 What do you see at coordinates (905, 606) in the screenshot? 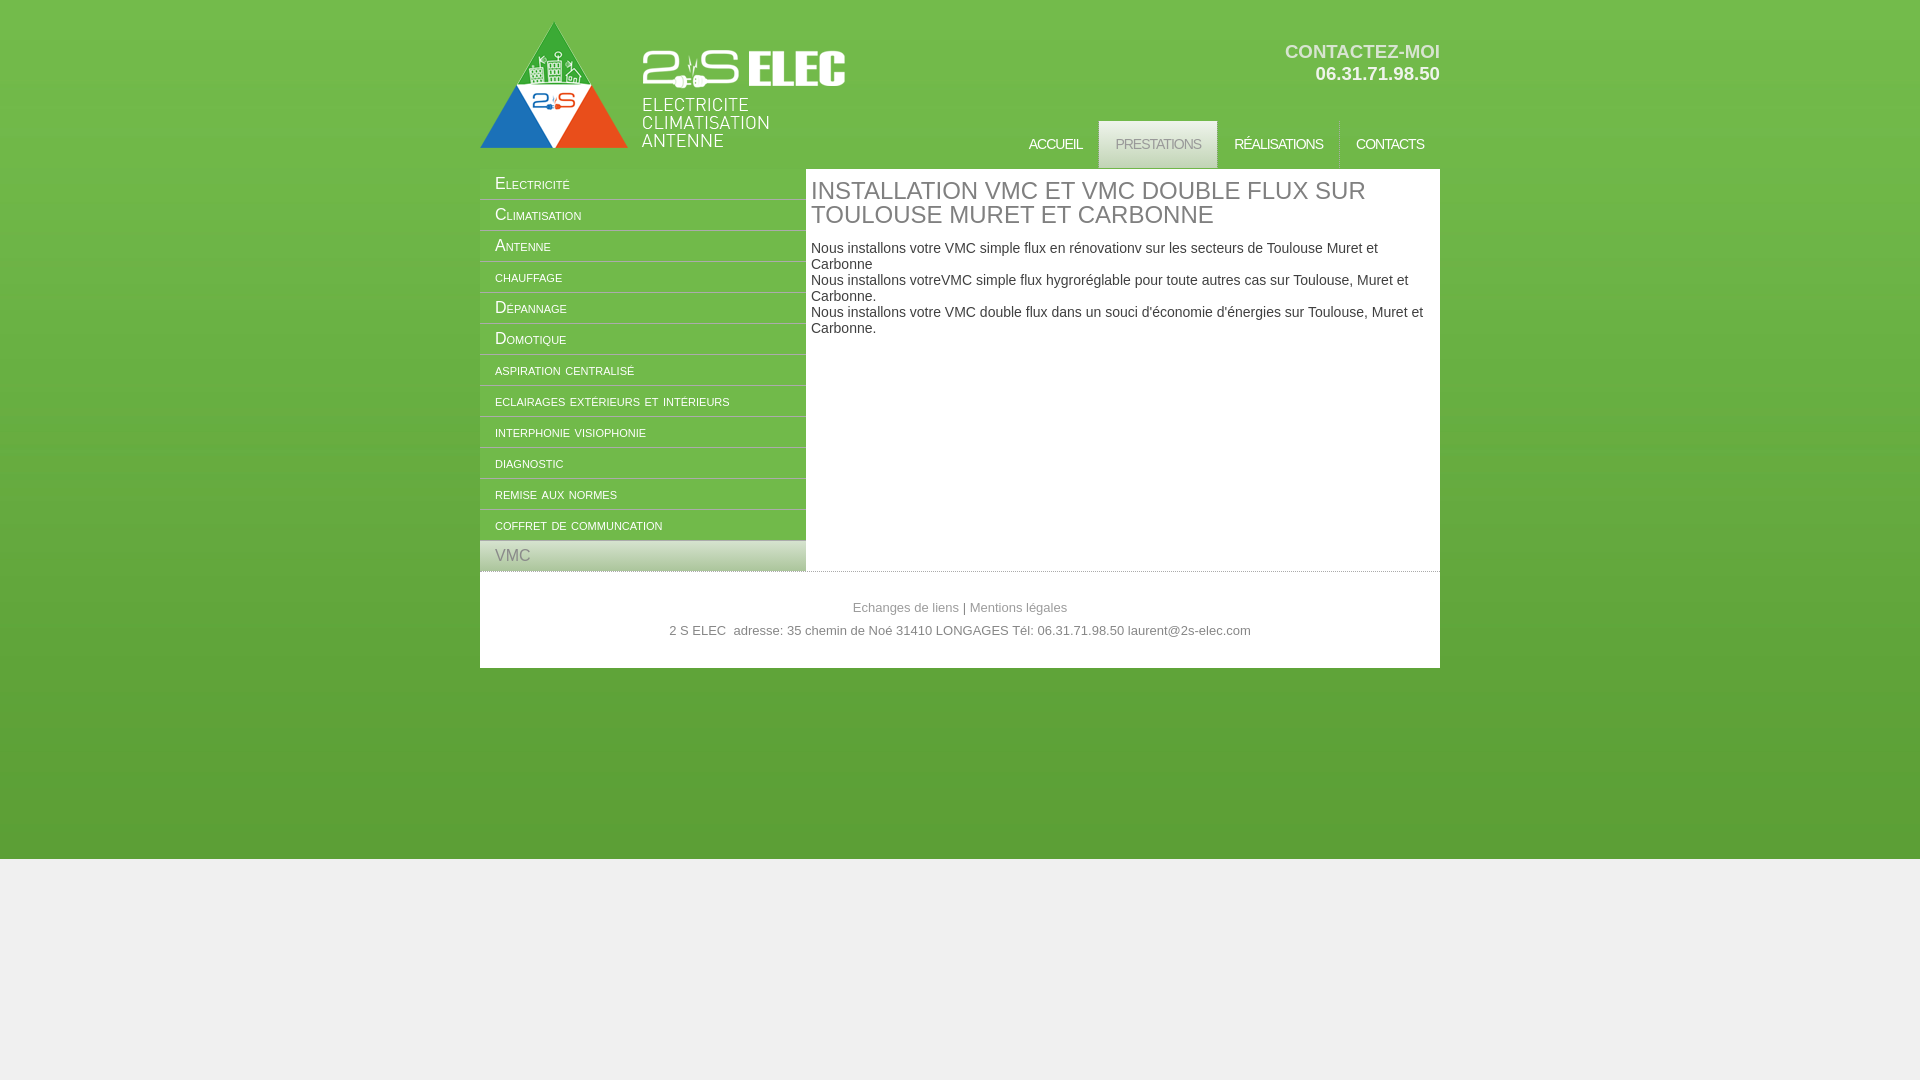
I see `'Echanges de liens'` at bounding box center [905, 606].